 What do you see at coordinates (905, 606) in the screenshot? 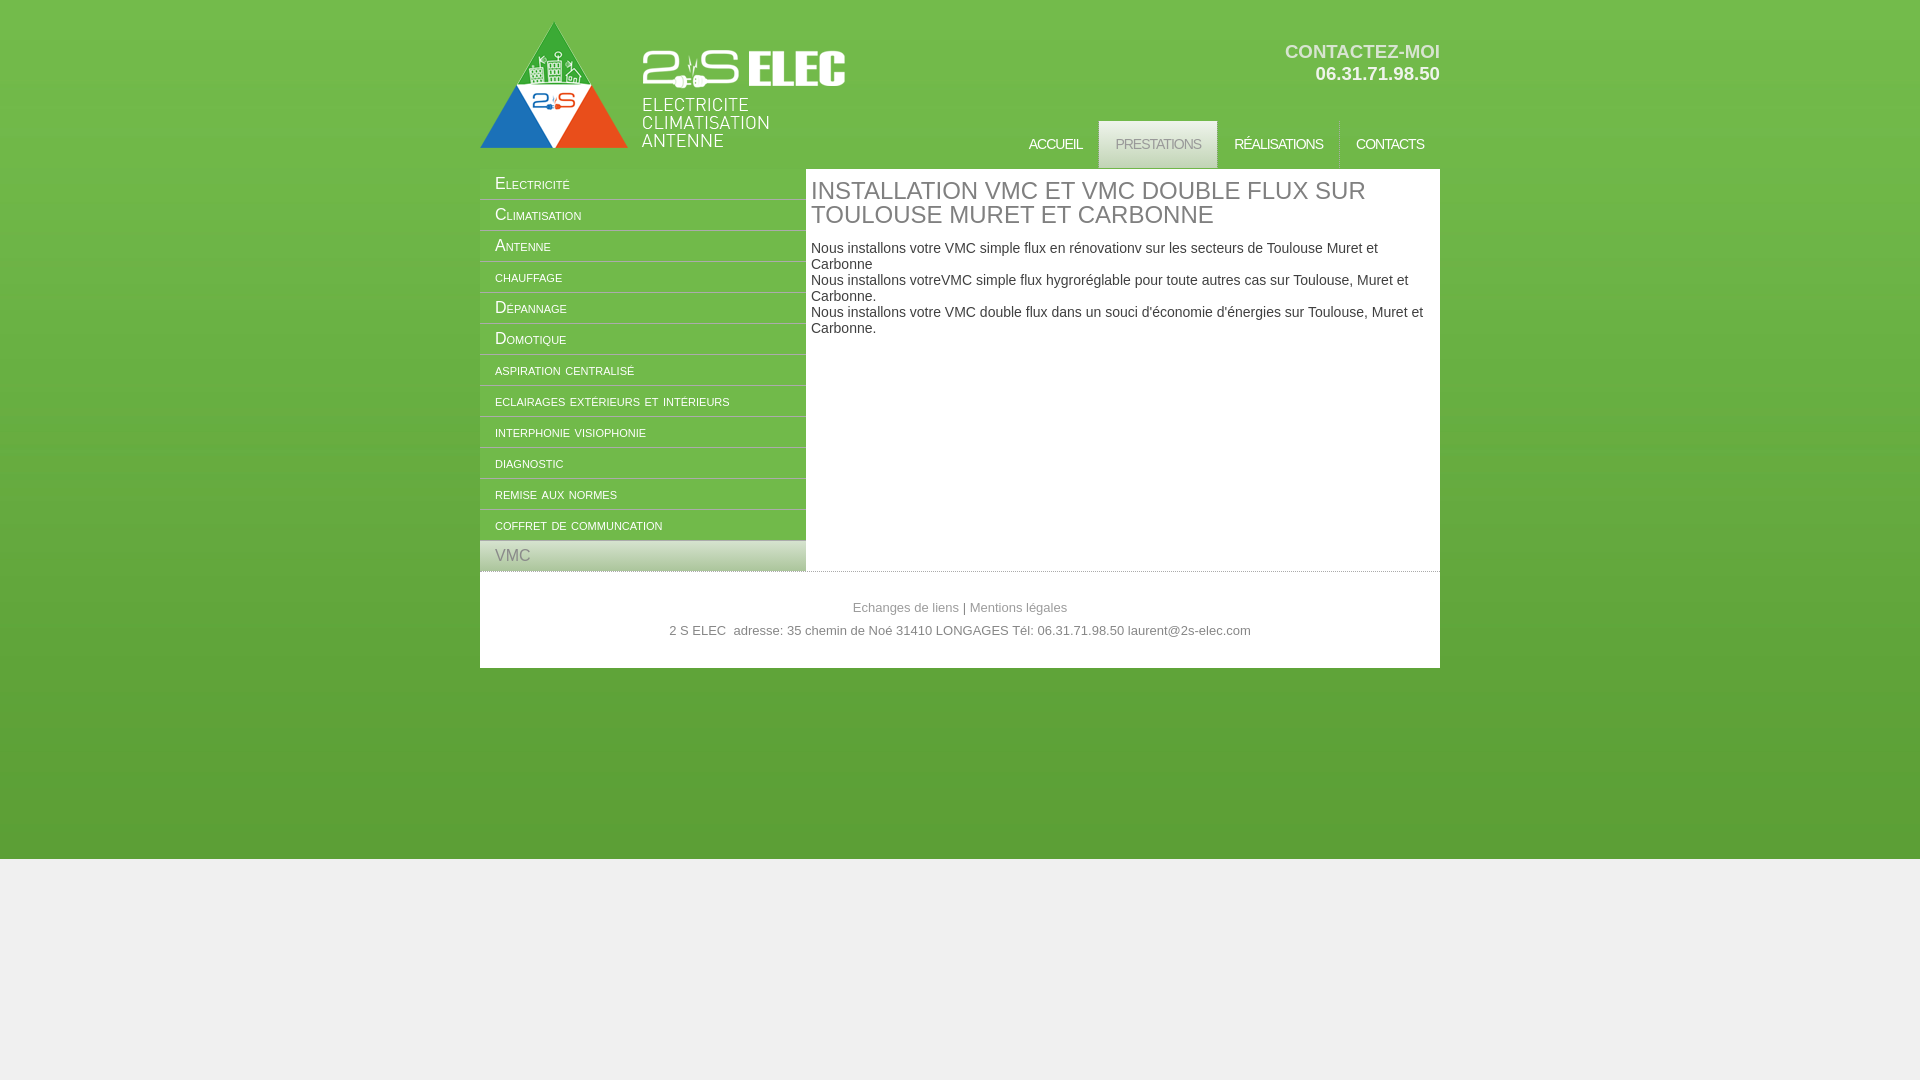
I see `'Echanges de liens'` at bounding box center [905, 606].